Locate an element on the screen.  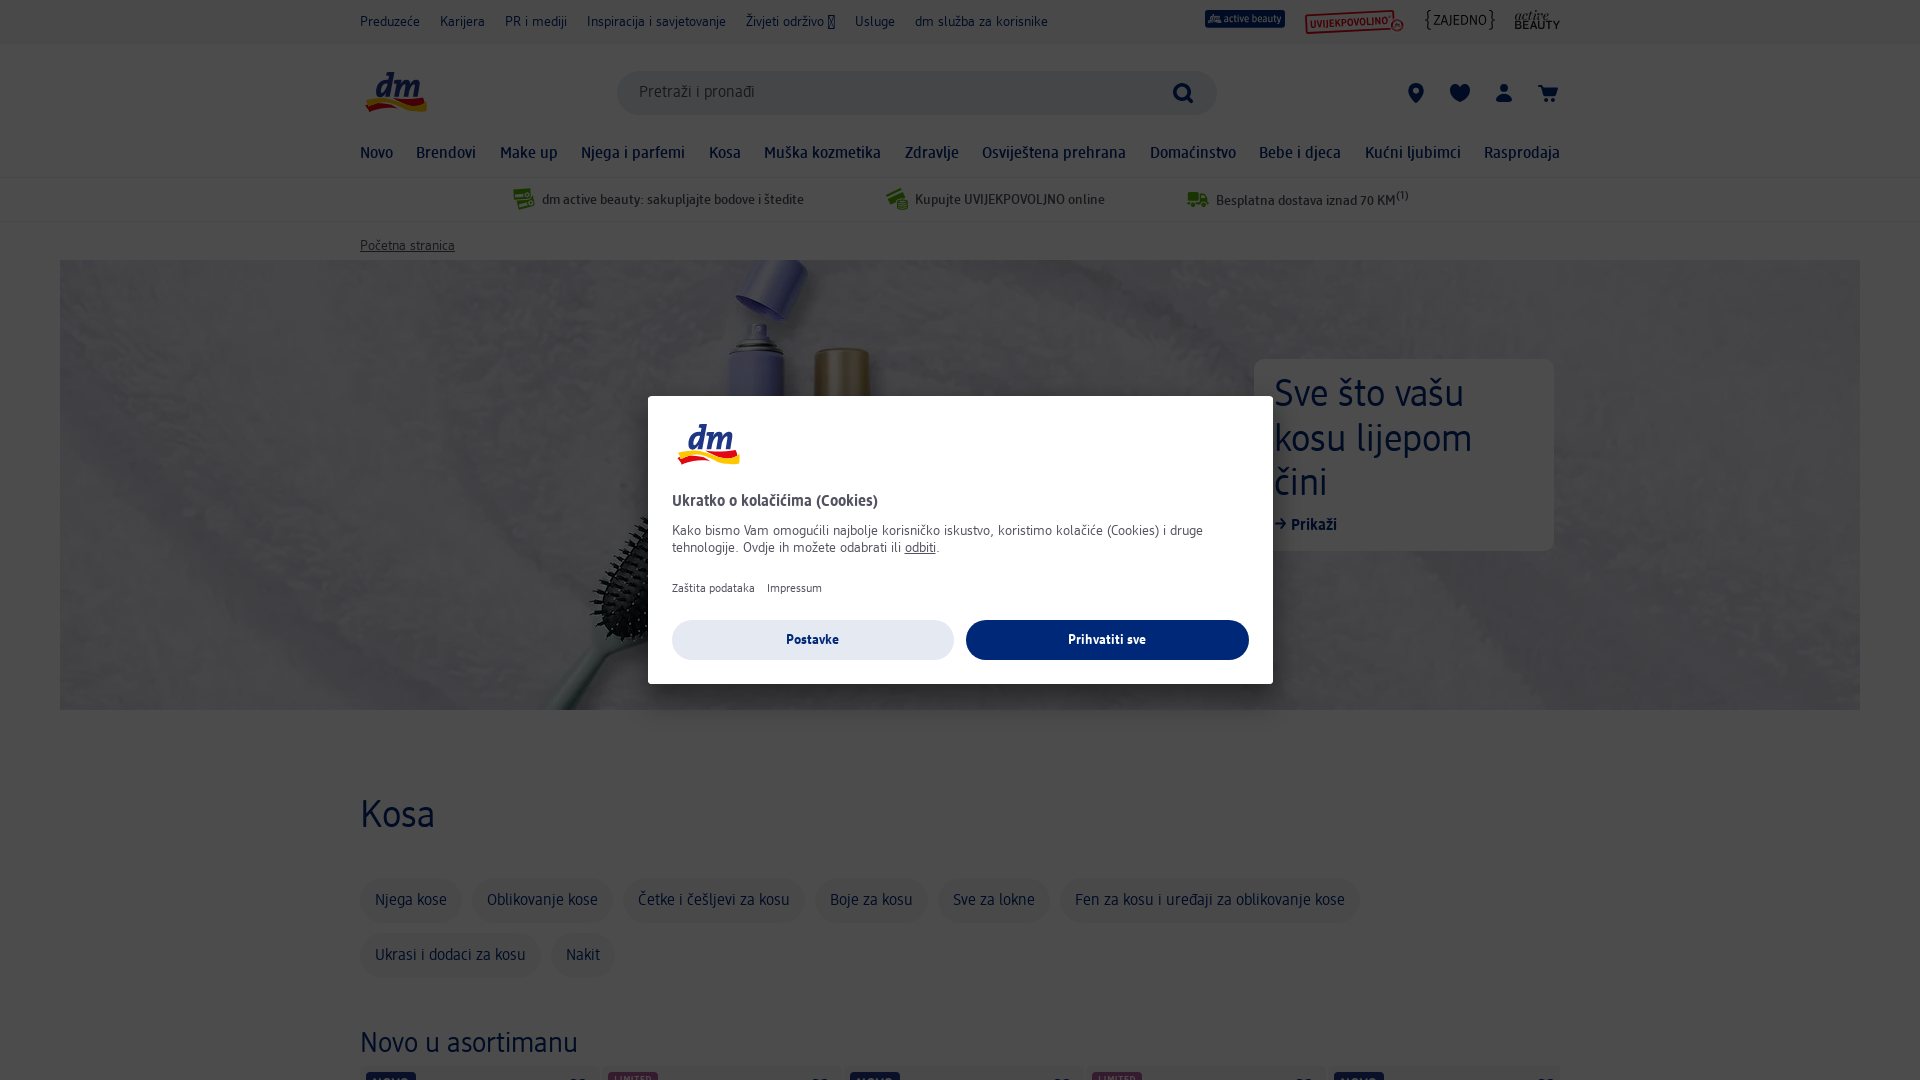
'Make up' is located at coordinates (491, 153).